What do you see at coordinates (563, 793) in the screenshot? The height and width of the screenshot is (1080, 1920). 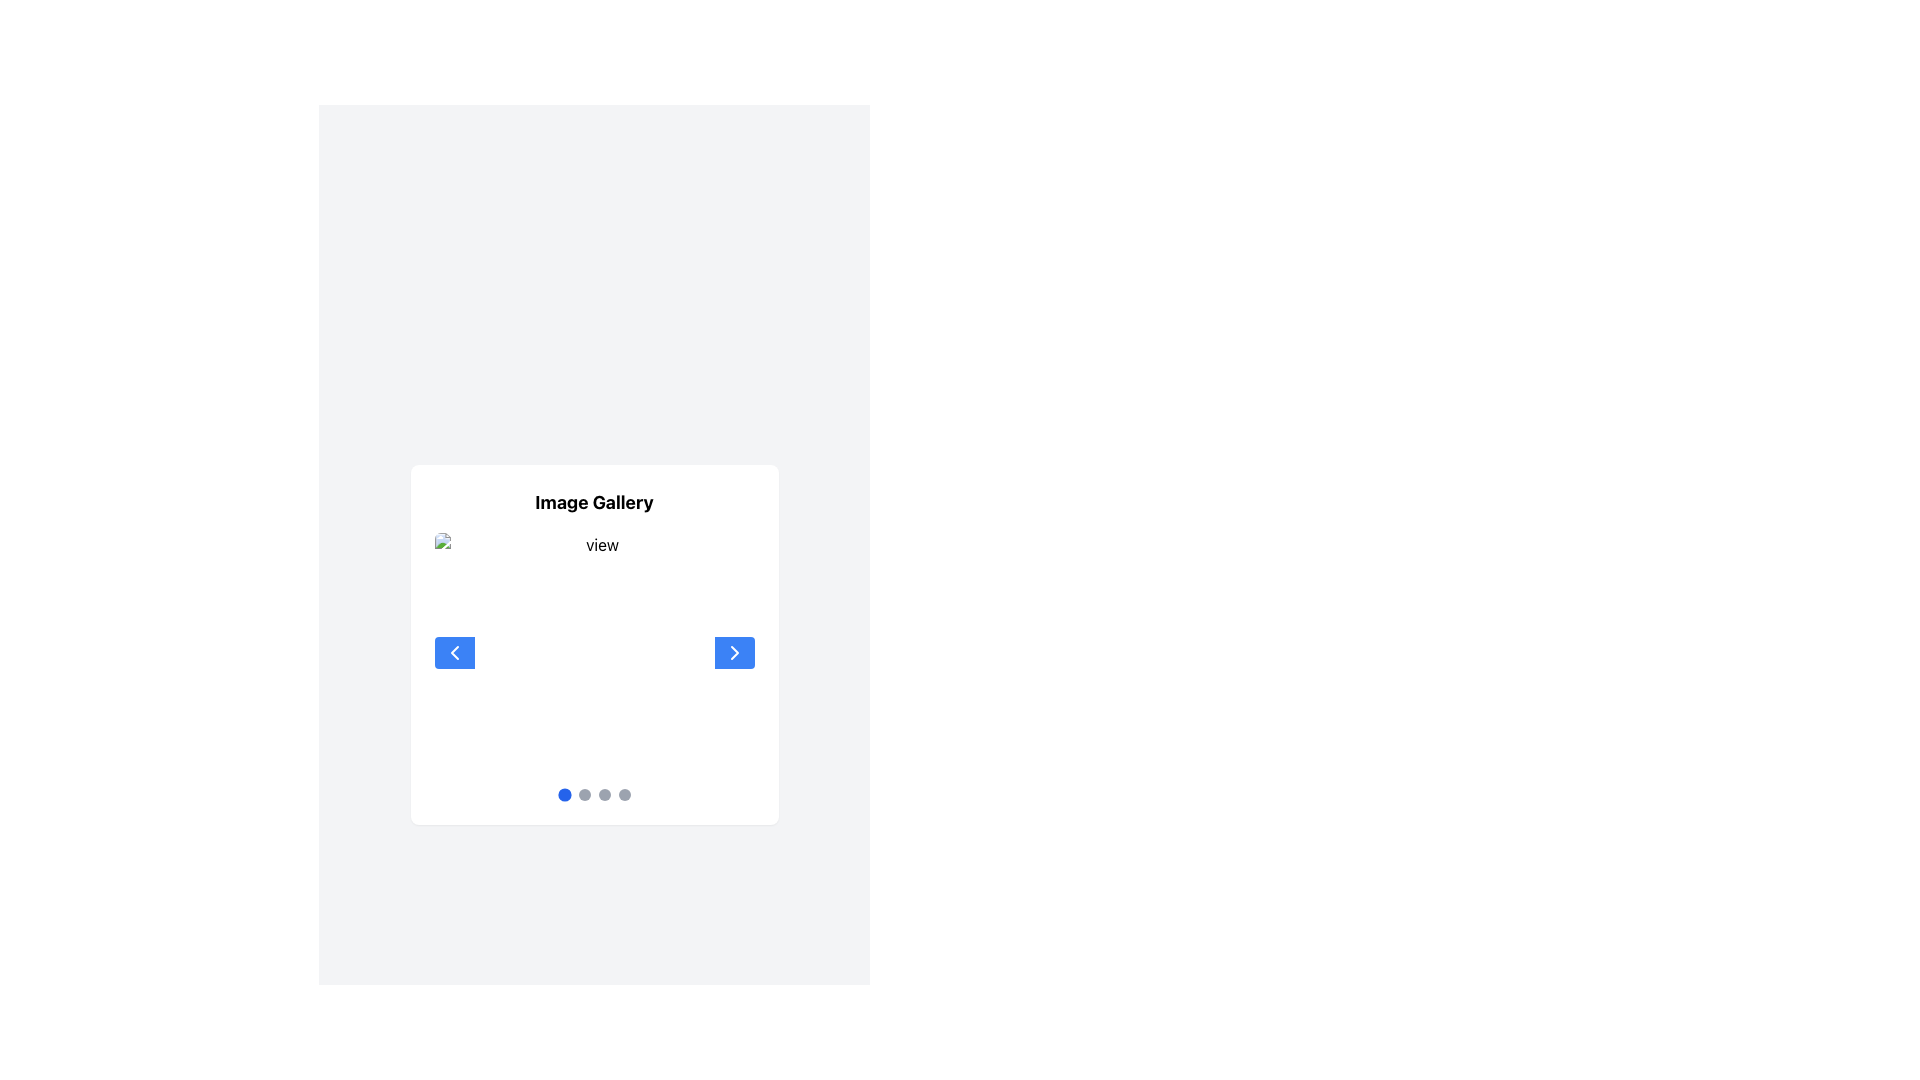 I see `the first circular carousel indicator located at the center-bottom section of the white card interface to change the active carousel slide` at bounding box center [563, 793].